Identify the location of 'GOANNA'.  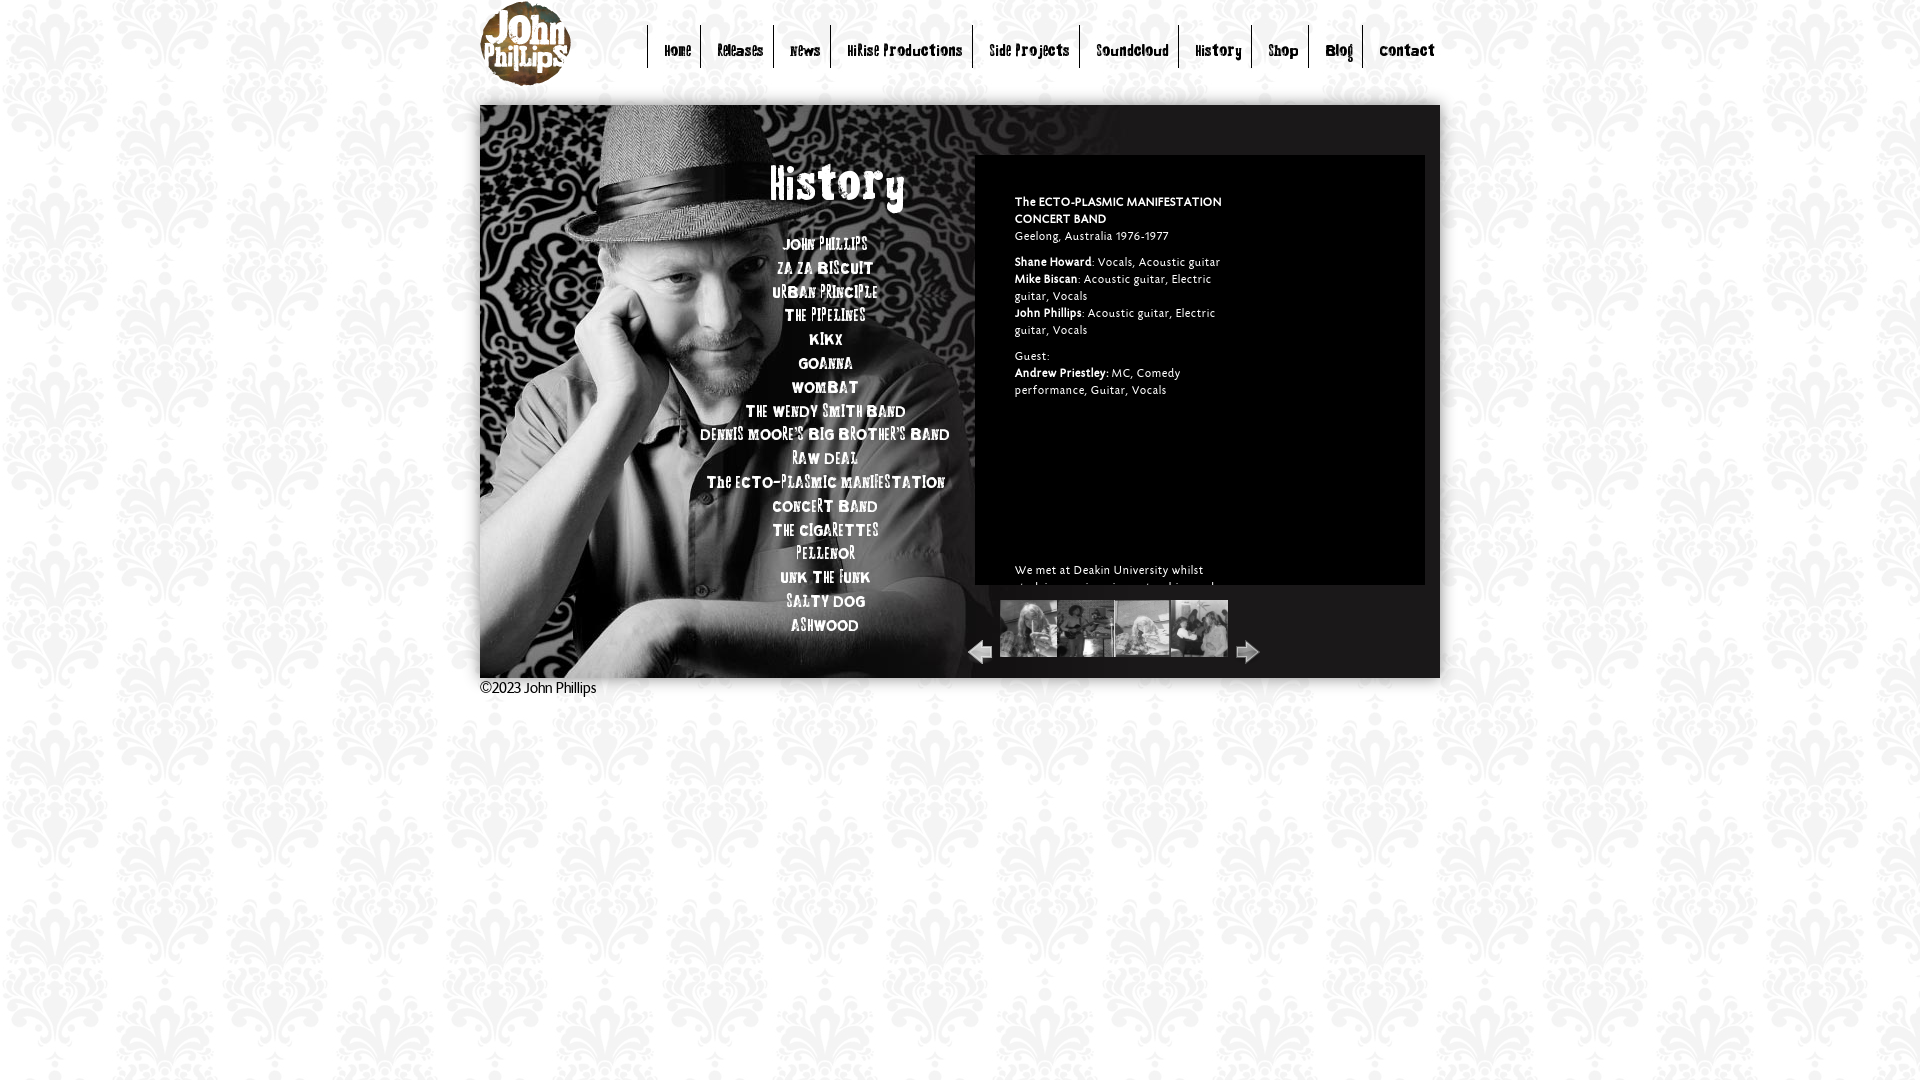
(825, 365).